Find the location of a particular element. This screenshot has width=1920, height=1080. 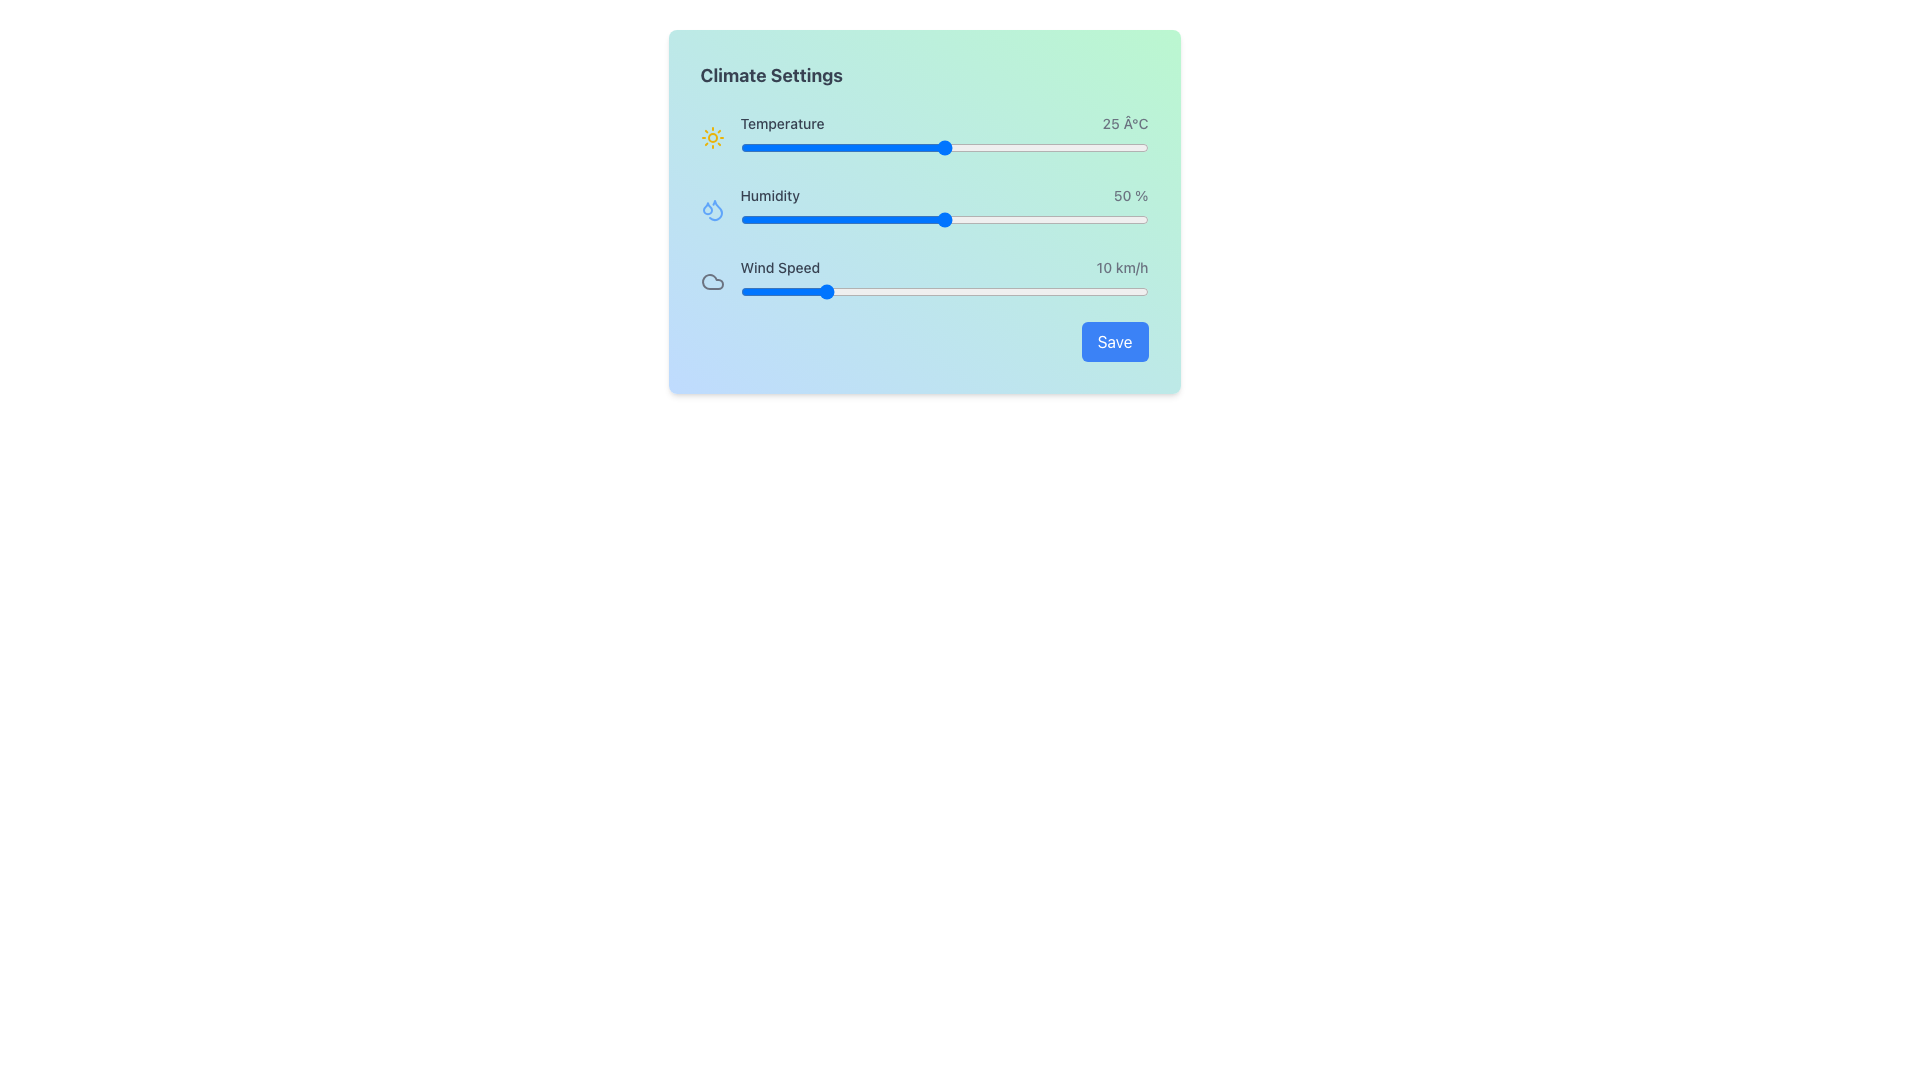

the temperature slider is located at coordinates (985, 146).